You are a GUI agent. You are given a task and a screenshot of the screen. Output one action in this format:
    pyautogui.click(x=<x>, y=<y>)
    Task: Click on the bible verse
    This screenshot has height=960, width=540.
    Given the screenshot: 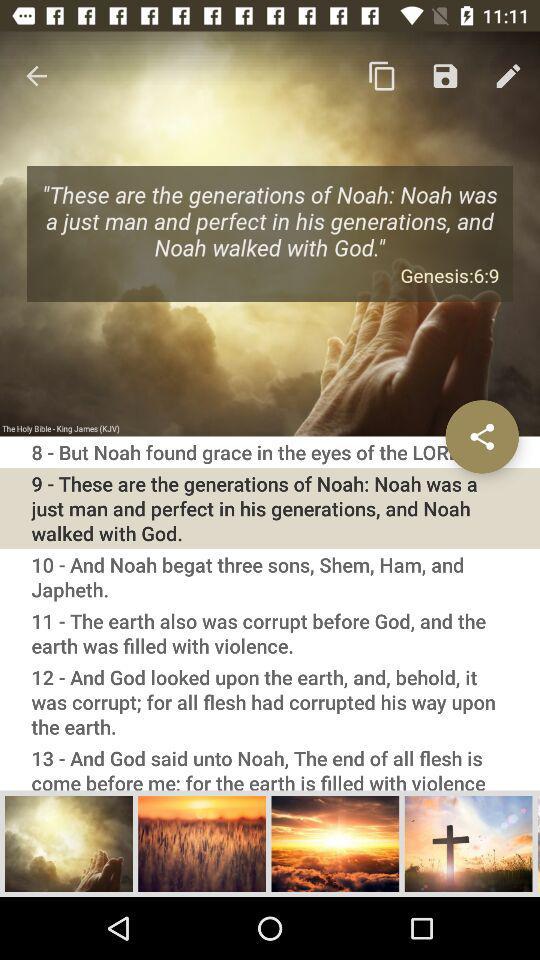 What is the action you would take?
    pyautogui.click(x=68, y=842)
    